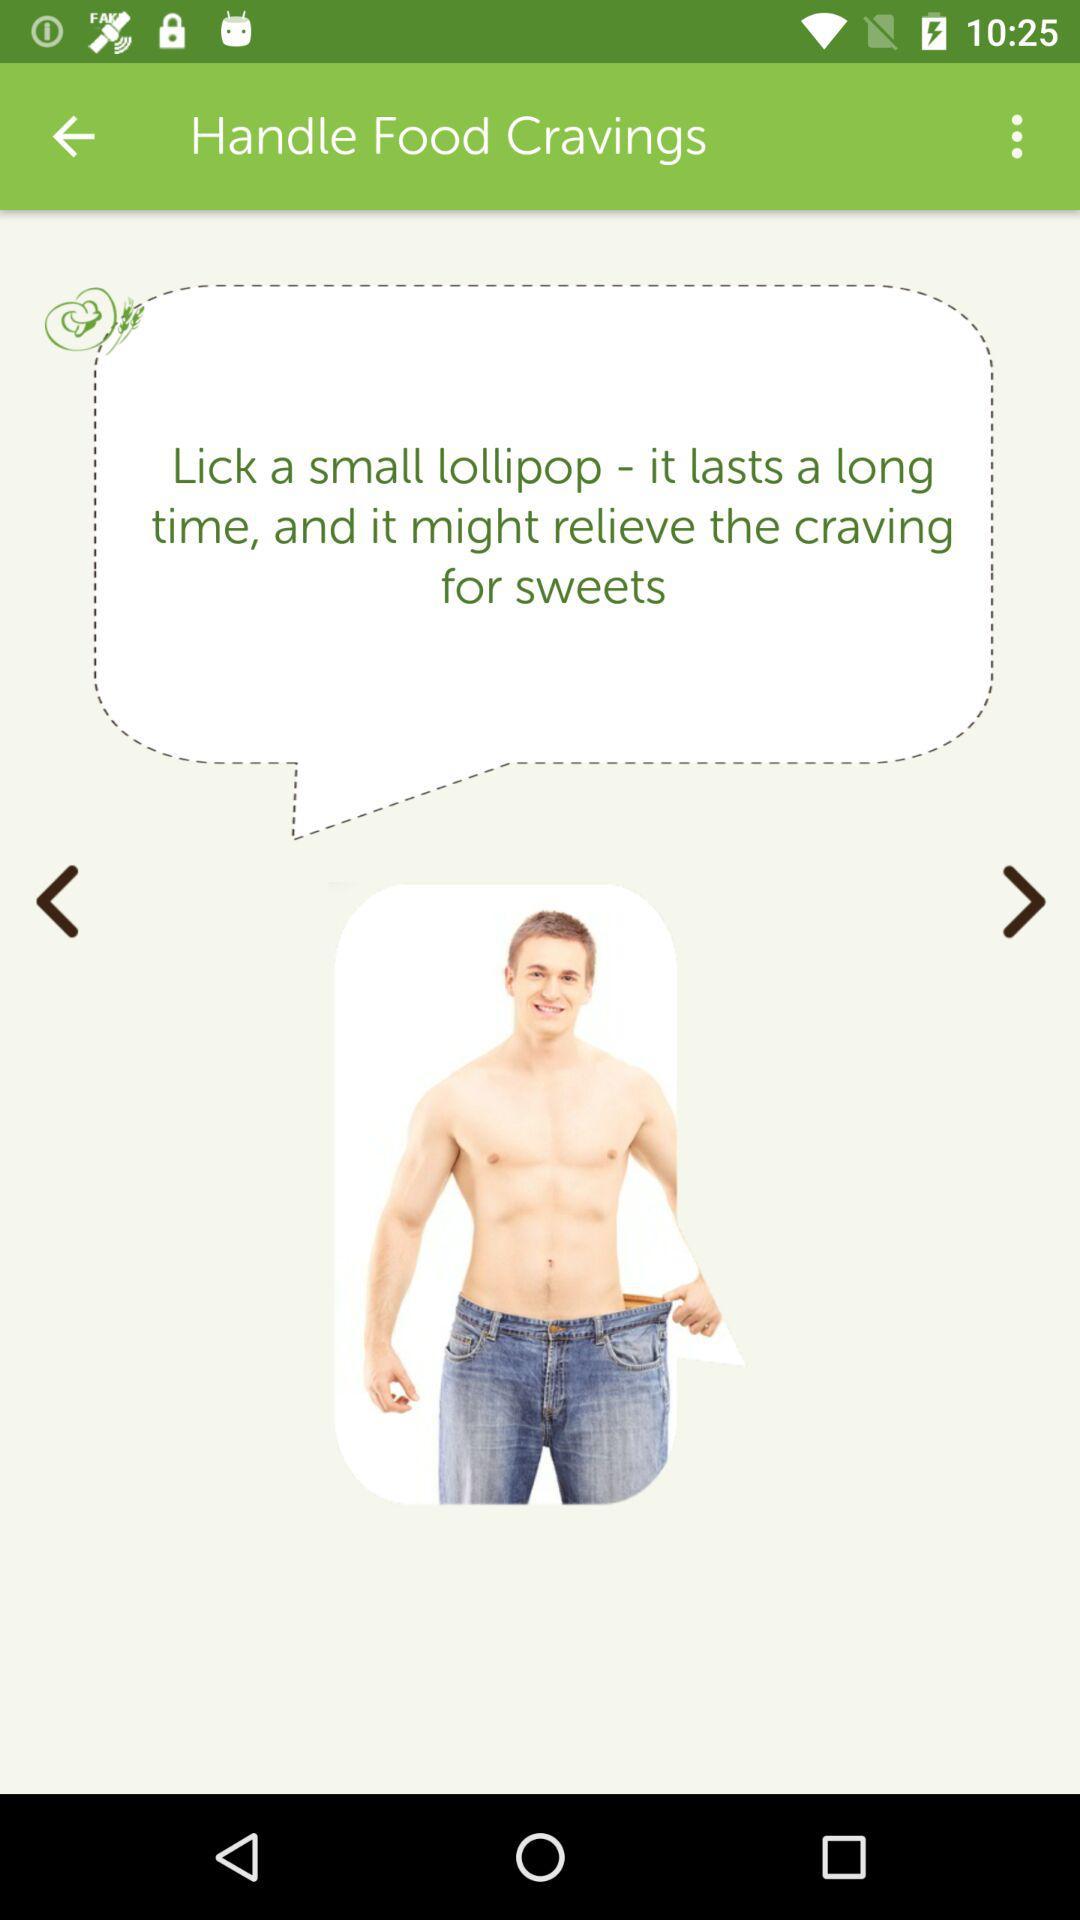 The image size is (1080, 1920). I want to click on app to the left of the handle food cravings item, so click(72, 135).